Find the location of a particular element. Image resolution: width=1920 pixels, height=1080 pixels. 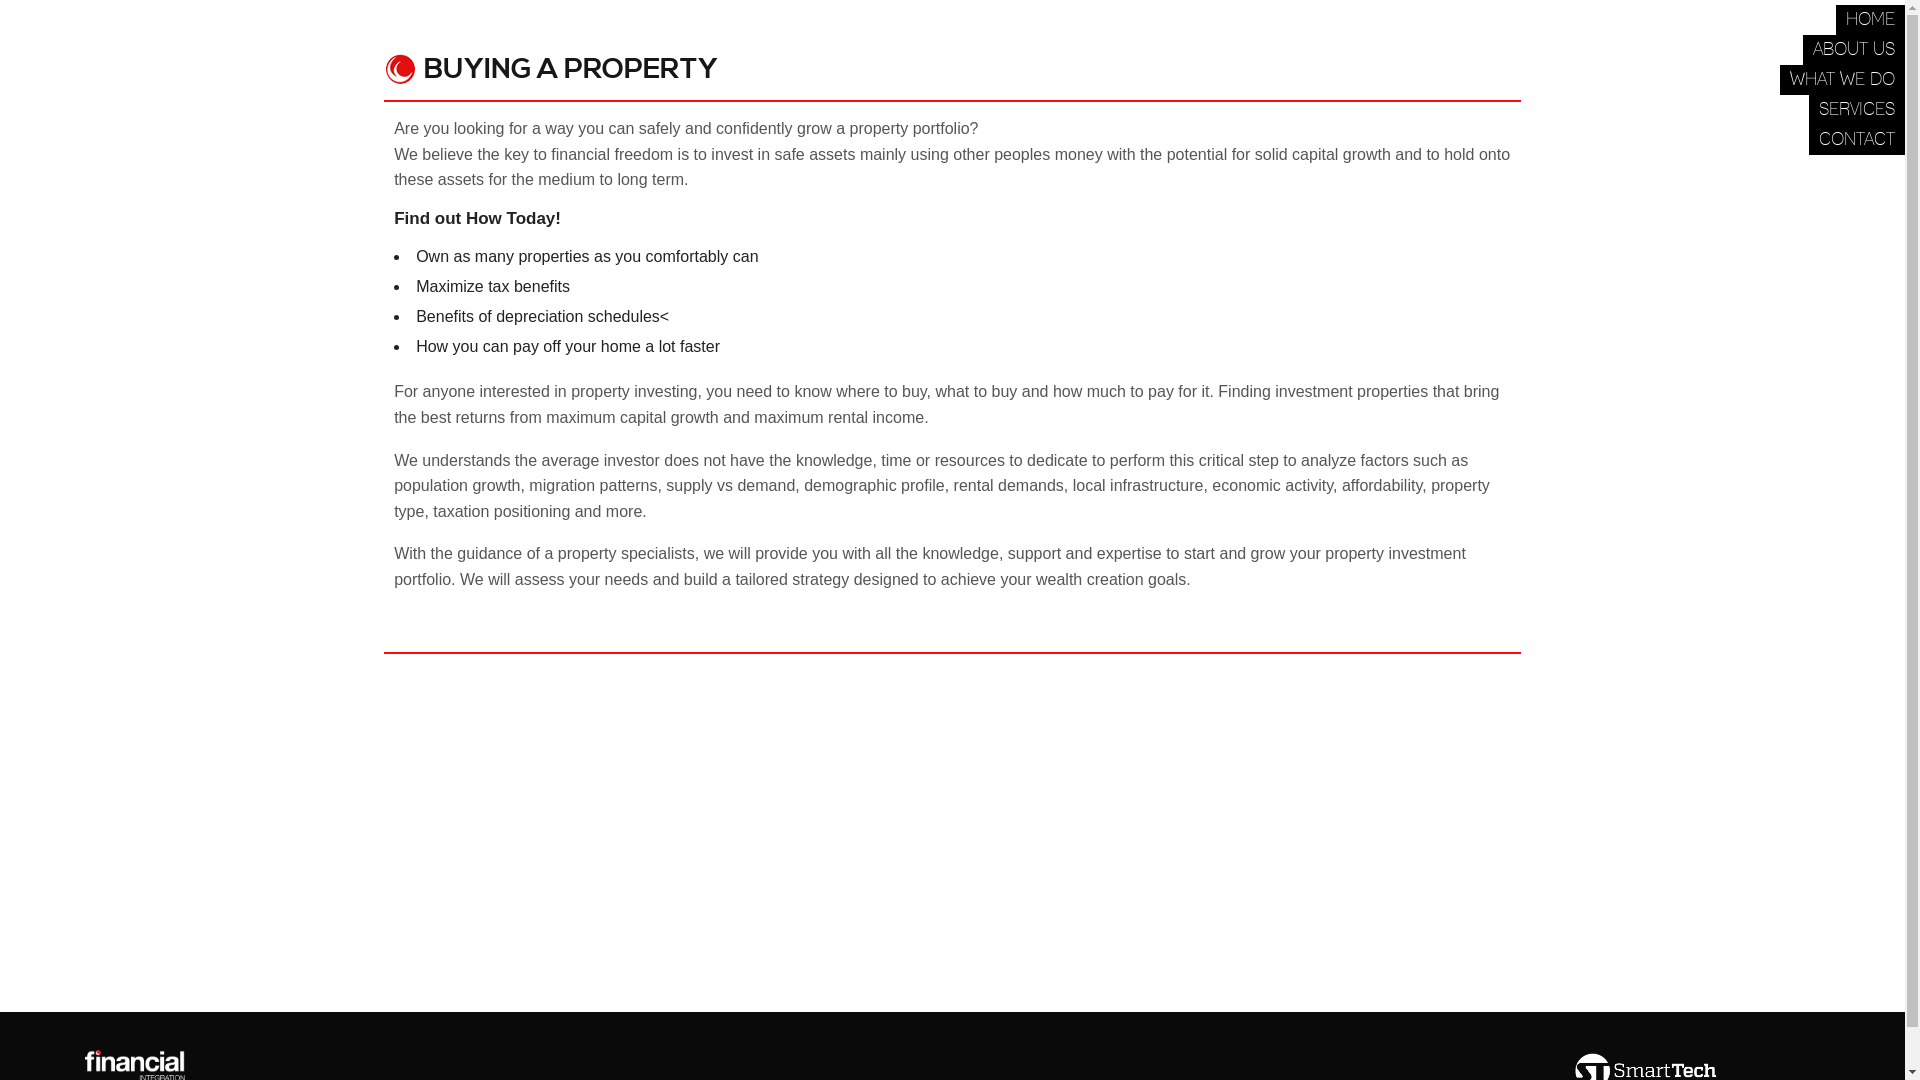

'HOME' is located at coordinates (1869, 19).